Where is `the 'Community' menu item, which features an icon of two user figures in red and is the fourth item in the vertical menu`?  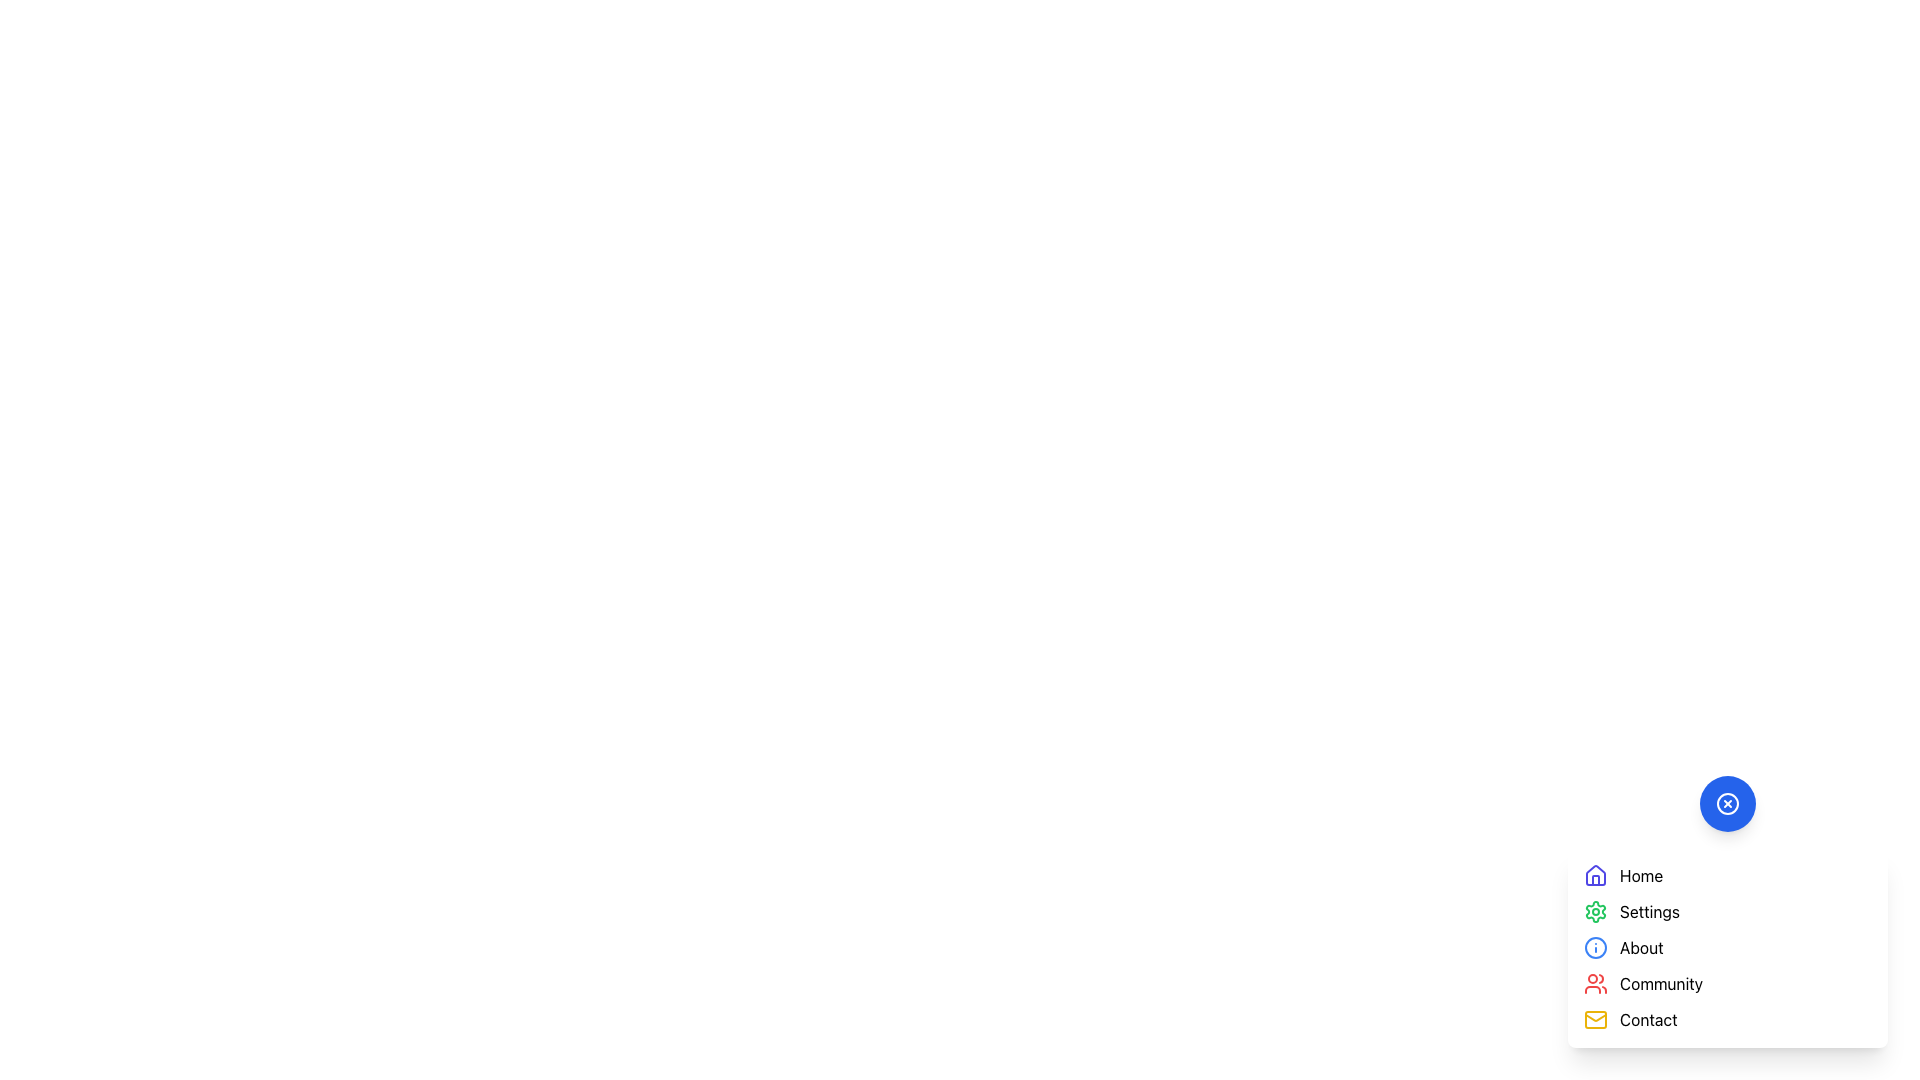
the 'Community' menu item, which features an icon of two user figures in red and is the fourth item in the vertical menu is located at coordinates (1727, 982).